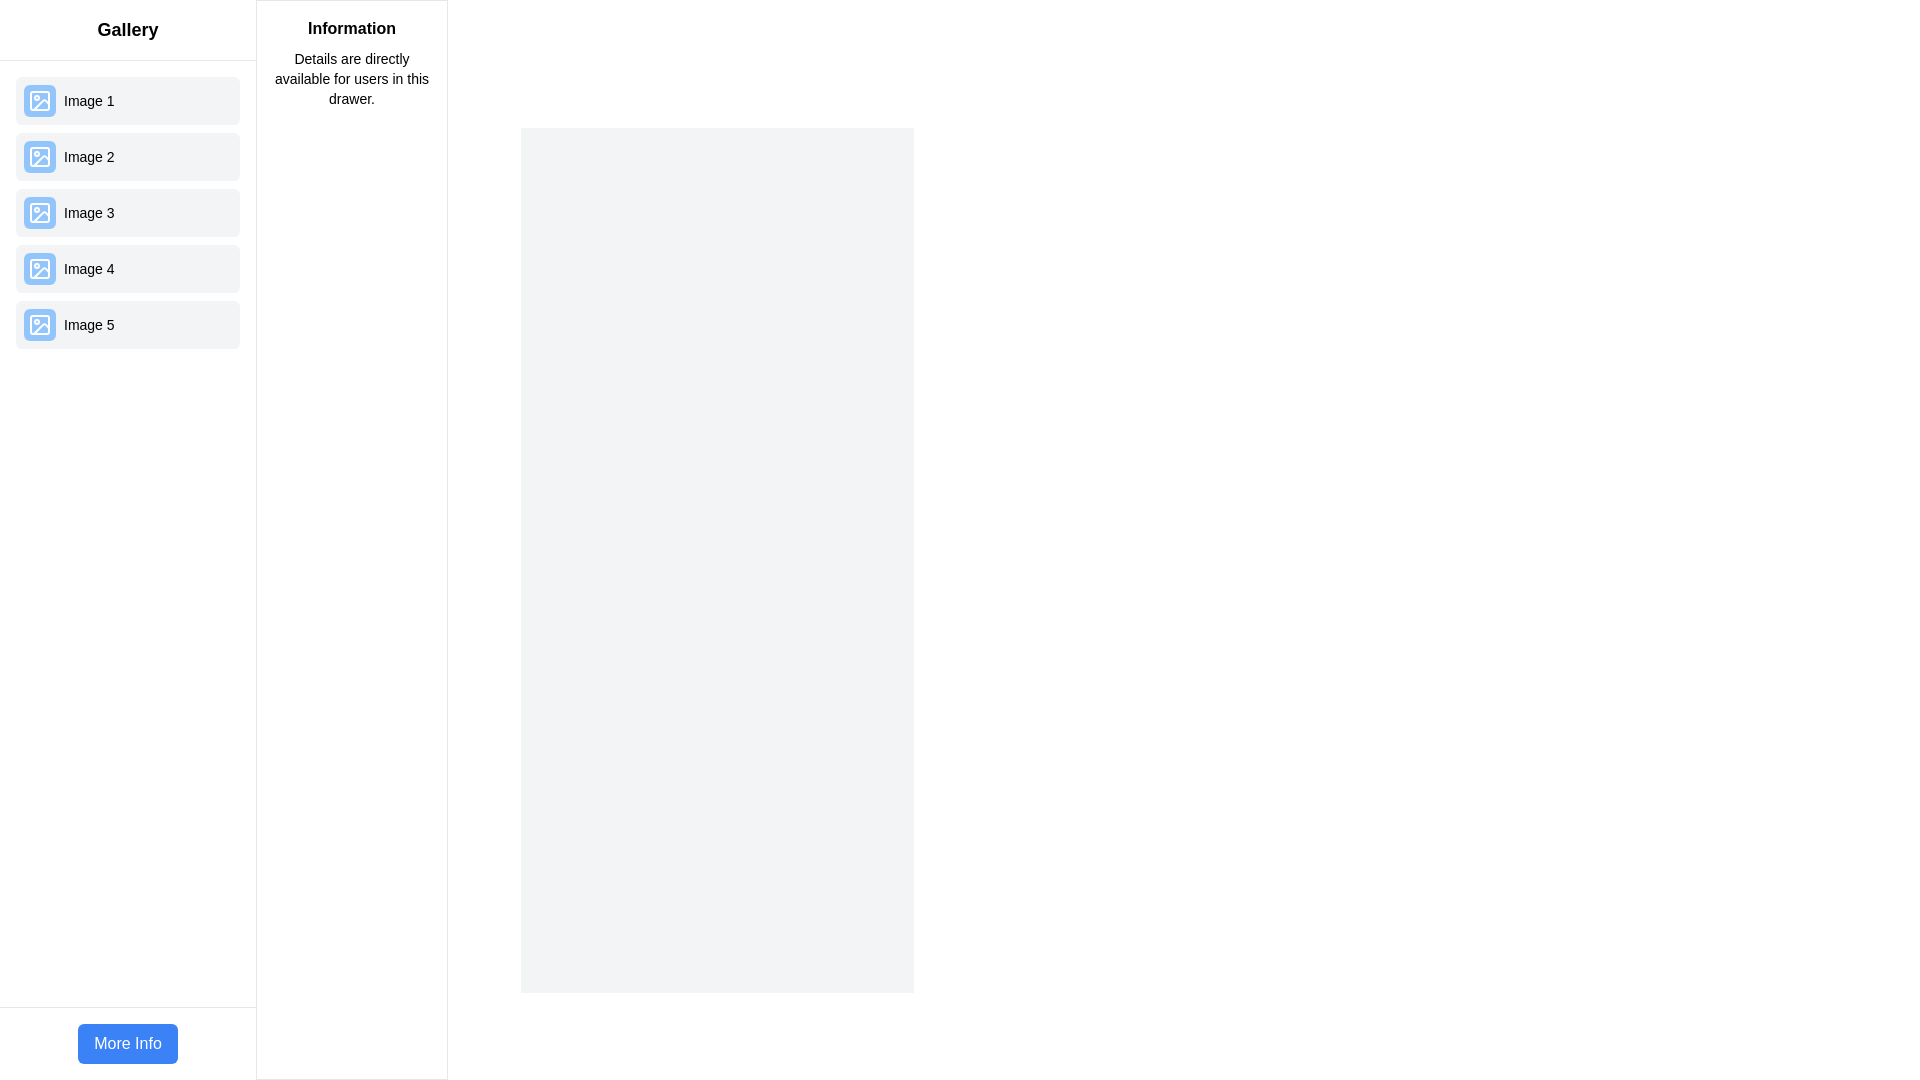 The width and height of the screenshot is (1920, 1080). Describe the element at coordinates (127, 212) in the screenshot. I see `the selectable list item for 'Image 3' located under the 'Gallery' header by moving the cursor to its center point` at that location.